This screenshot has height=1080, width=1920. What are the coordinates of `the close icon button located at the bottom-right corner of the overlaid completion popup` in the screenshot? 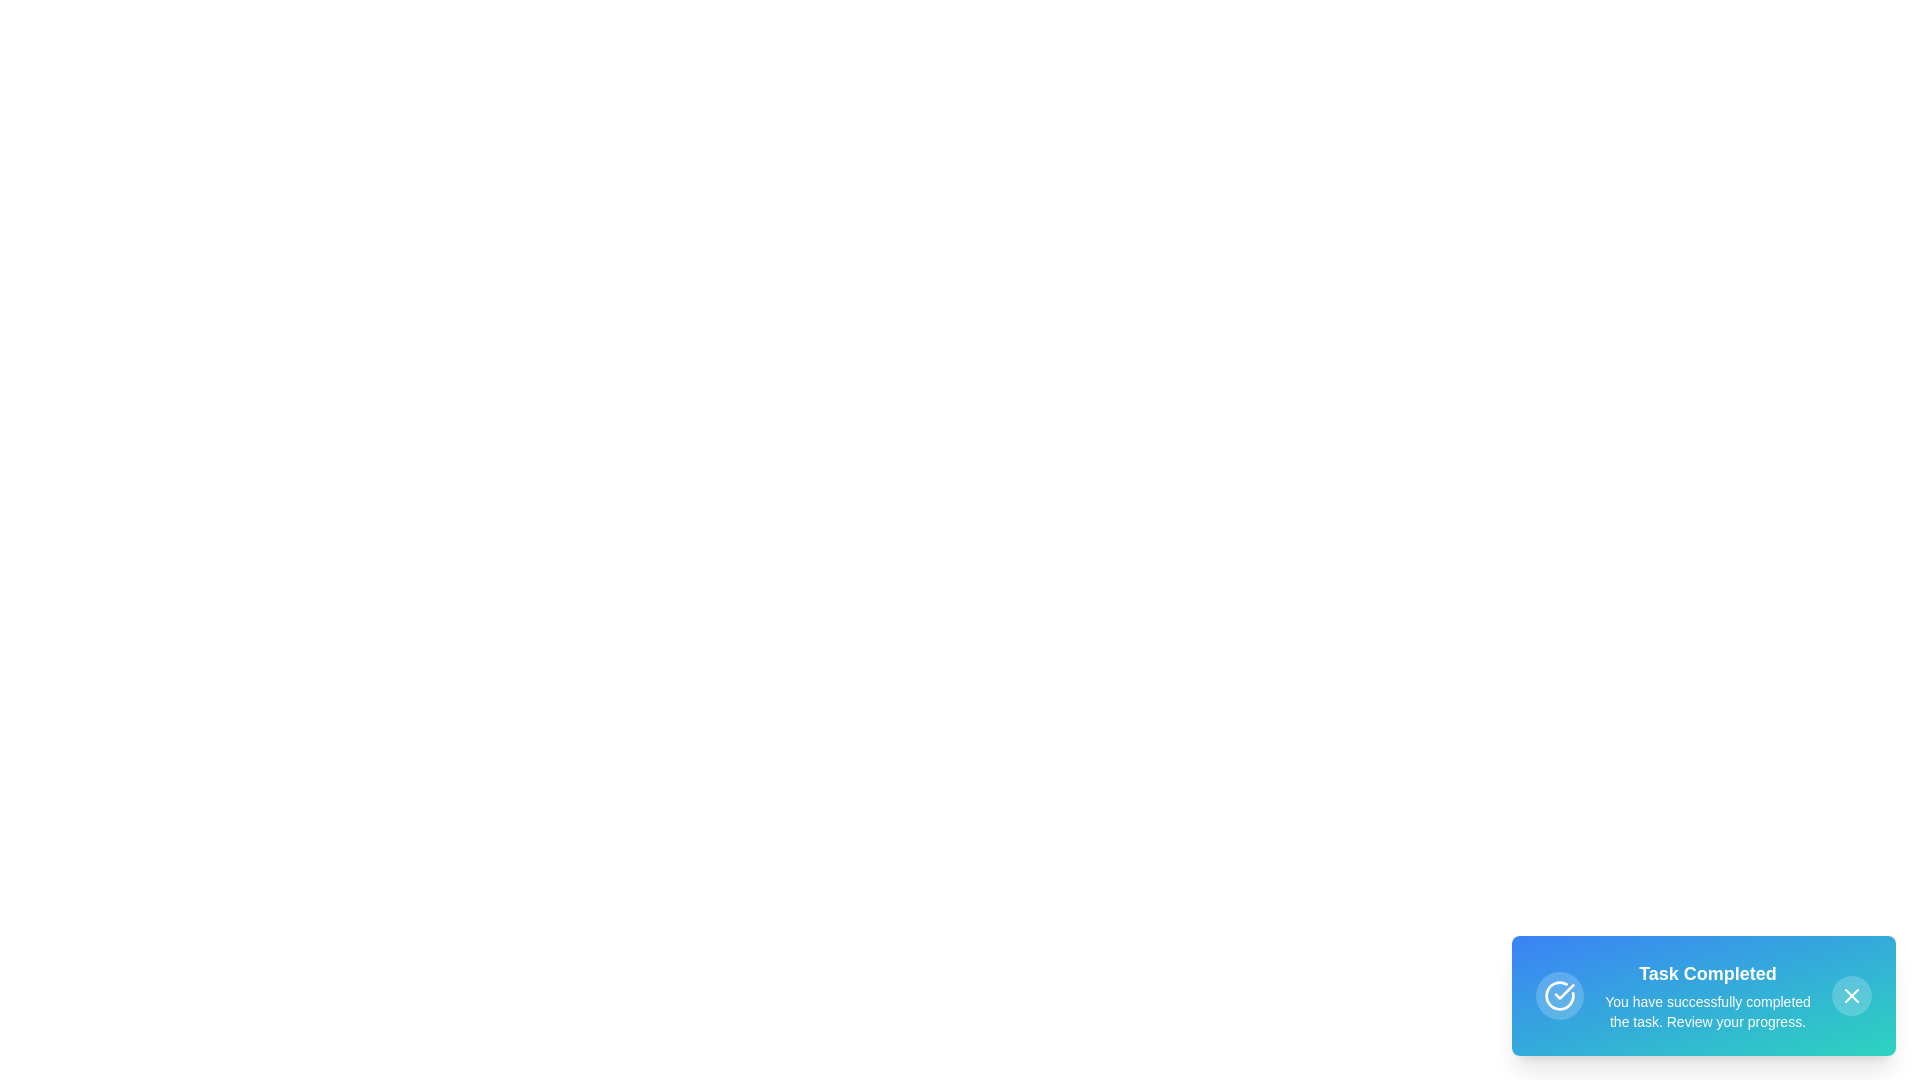 It's located at (1851, 995).